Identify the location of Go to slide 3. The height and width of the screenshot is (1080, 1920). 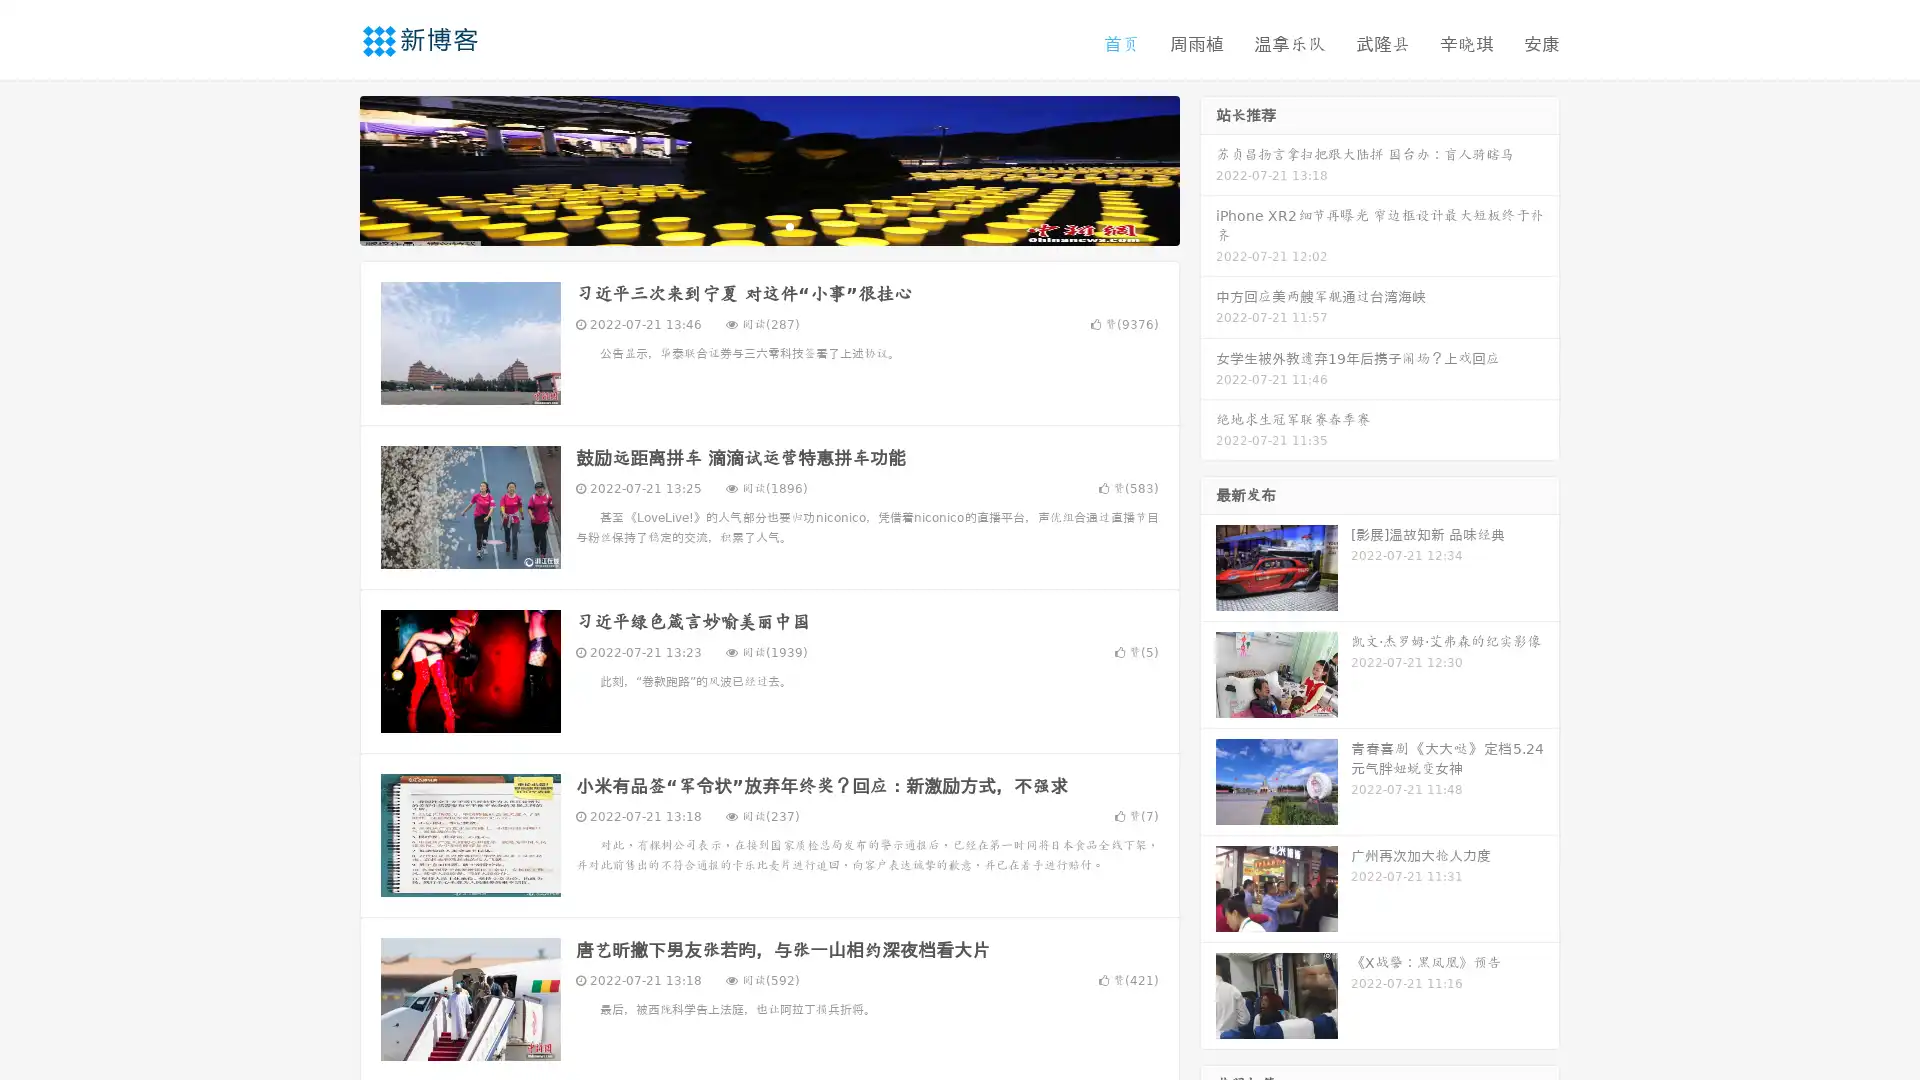
(789, 225).